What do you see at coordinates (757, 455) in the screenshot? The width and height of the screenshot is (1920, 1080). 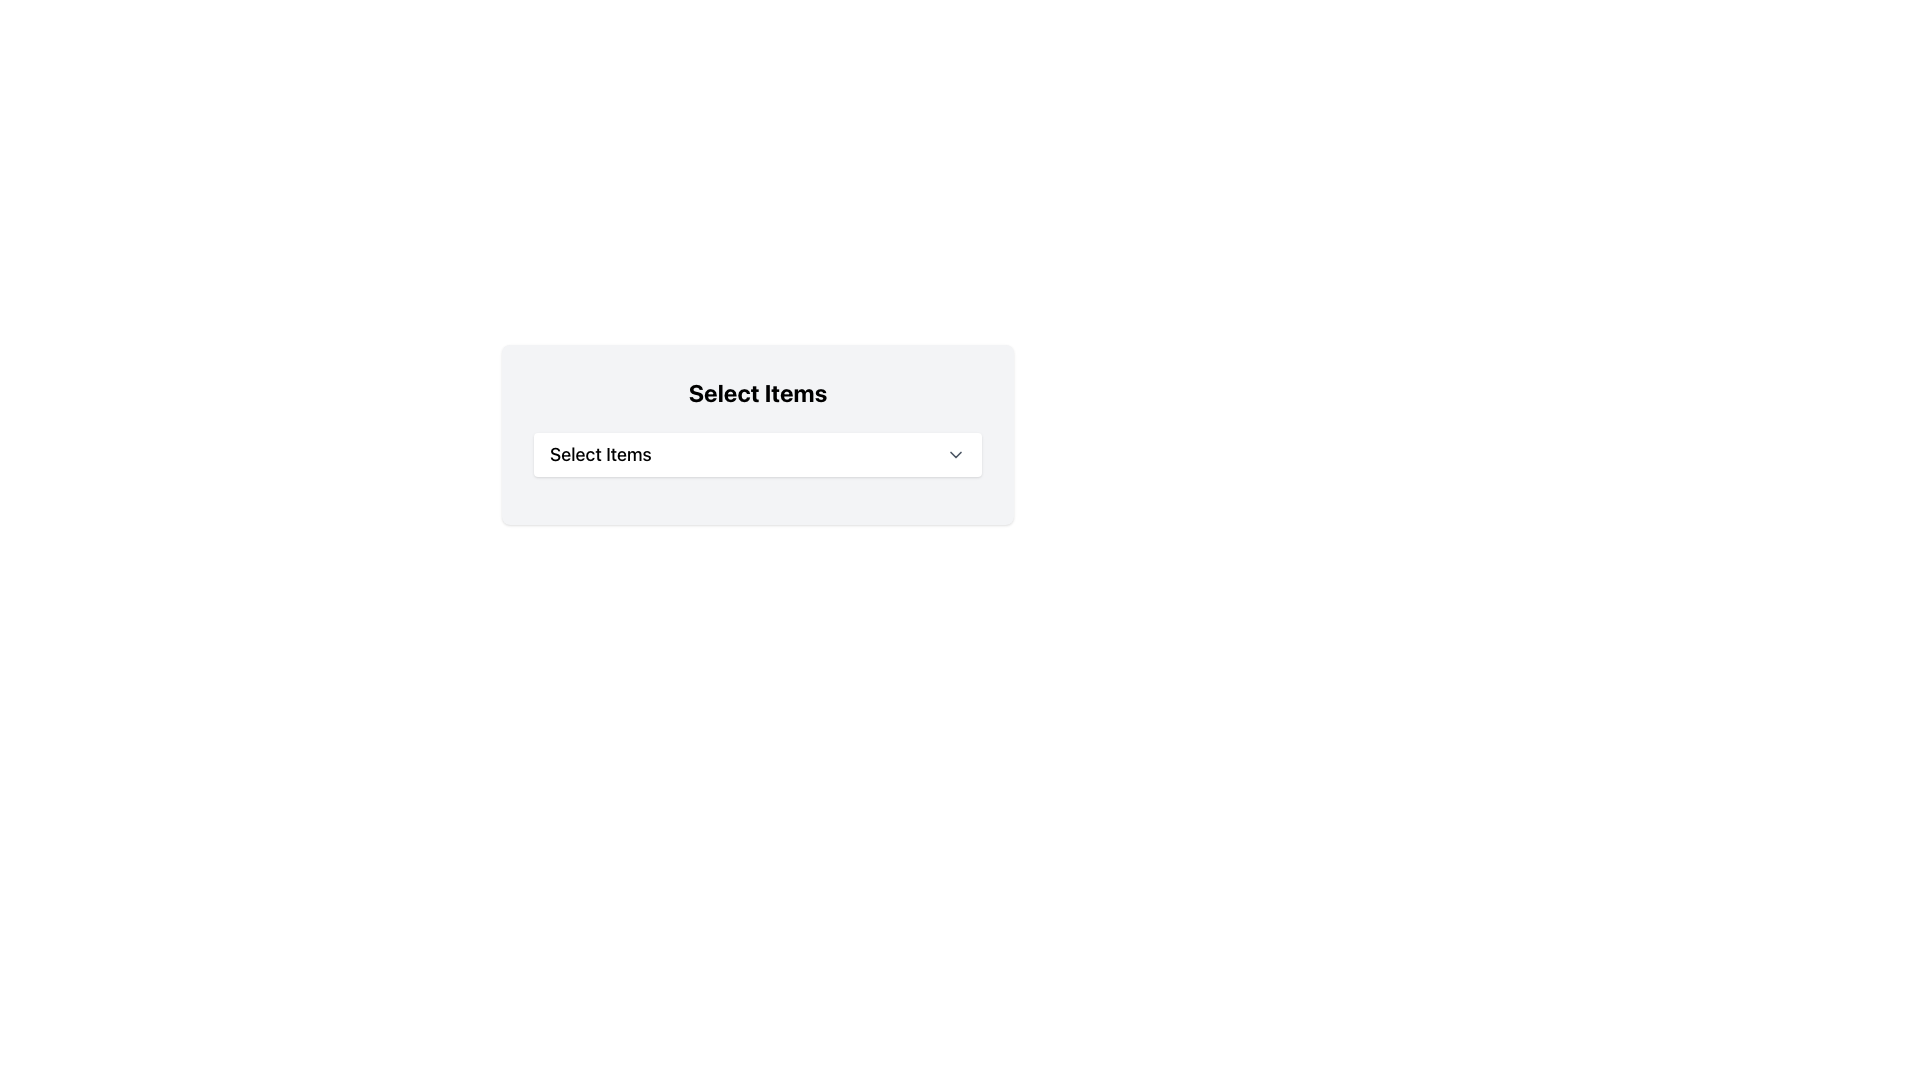 I see `the dropdown button located below the title 'Select Items' by pressing a key` at bounding box center [757, 455].